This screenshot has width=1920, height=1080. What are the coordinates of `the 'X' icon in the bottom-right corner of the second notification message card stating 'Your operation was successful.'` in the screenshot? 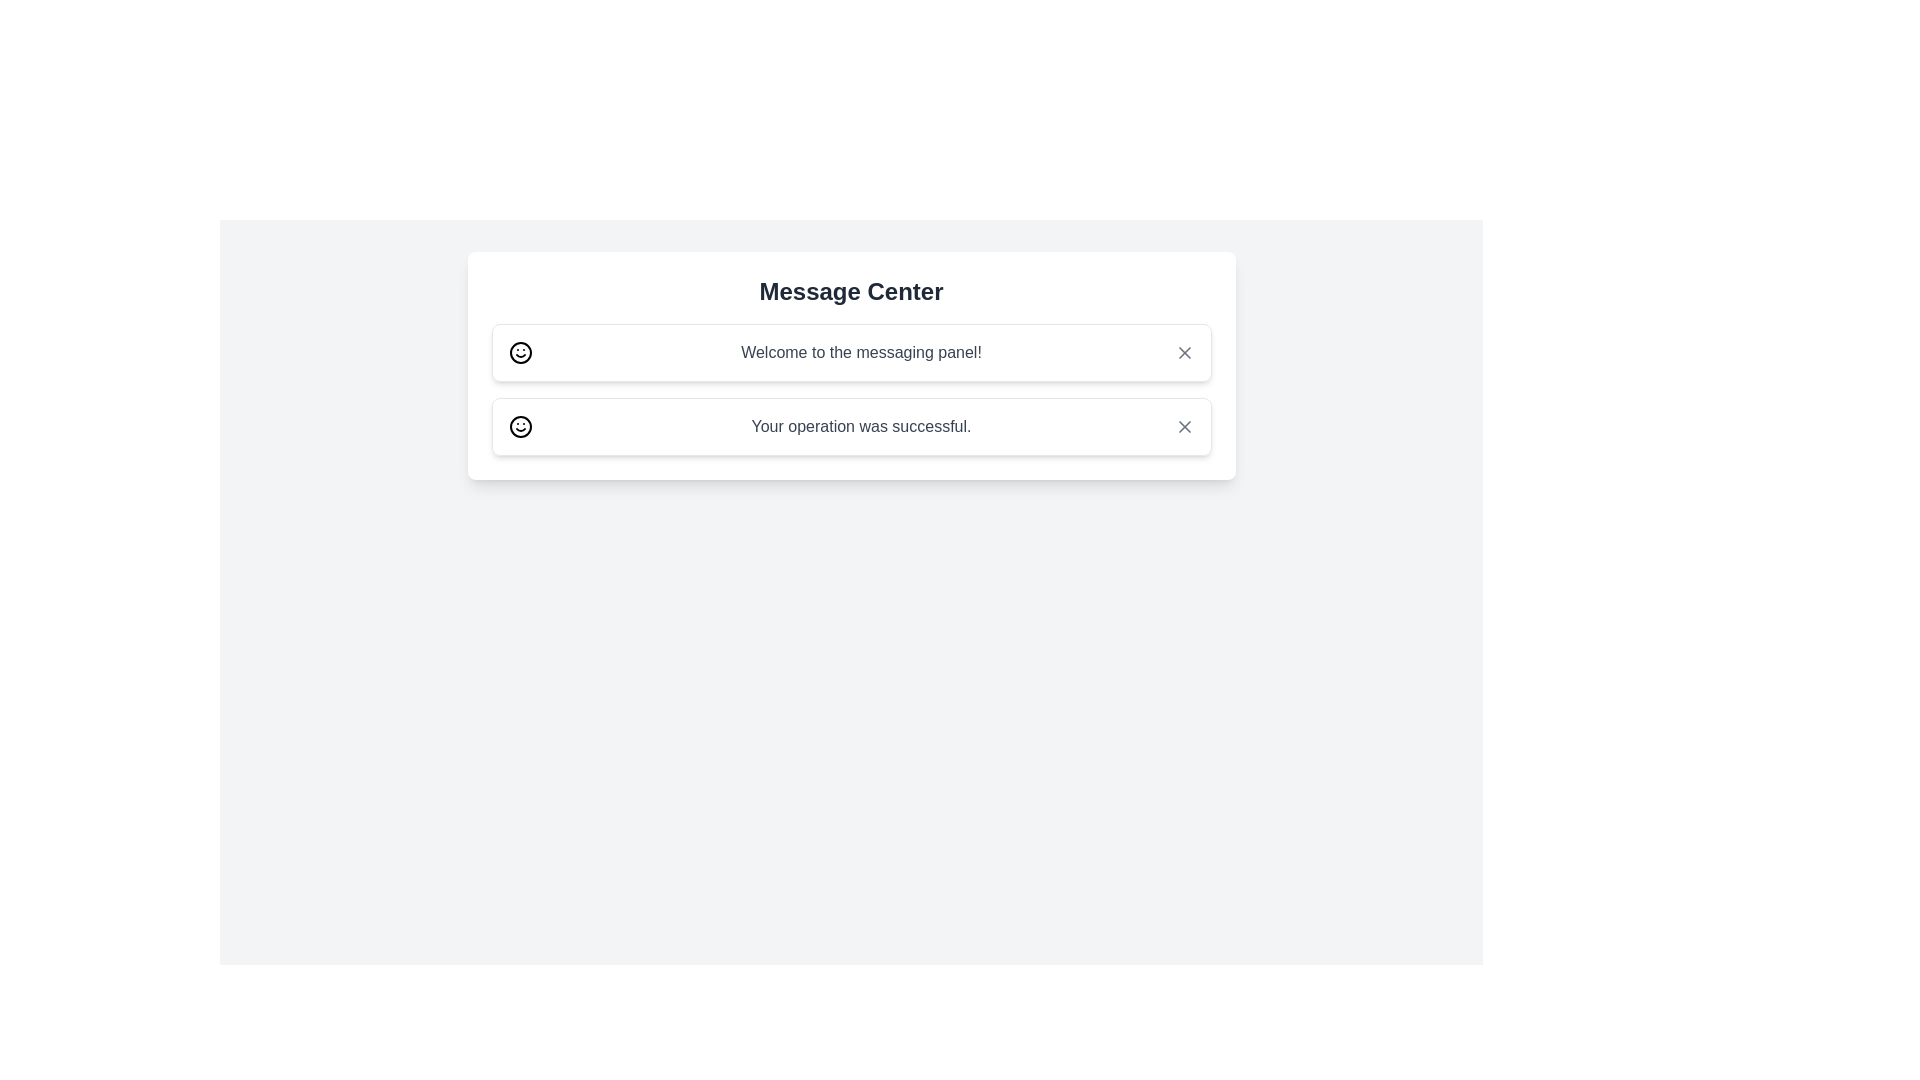 It's located at (1184, 426).